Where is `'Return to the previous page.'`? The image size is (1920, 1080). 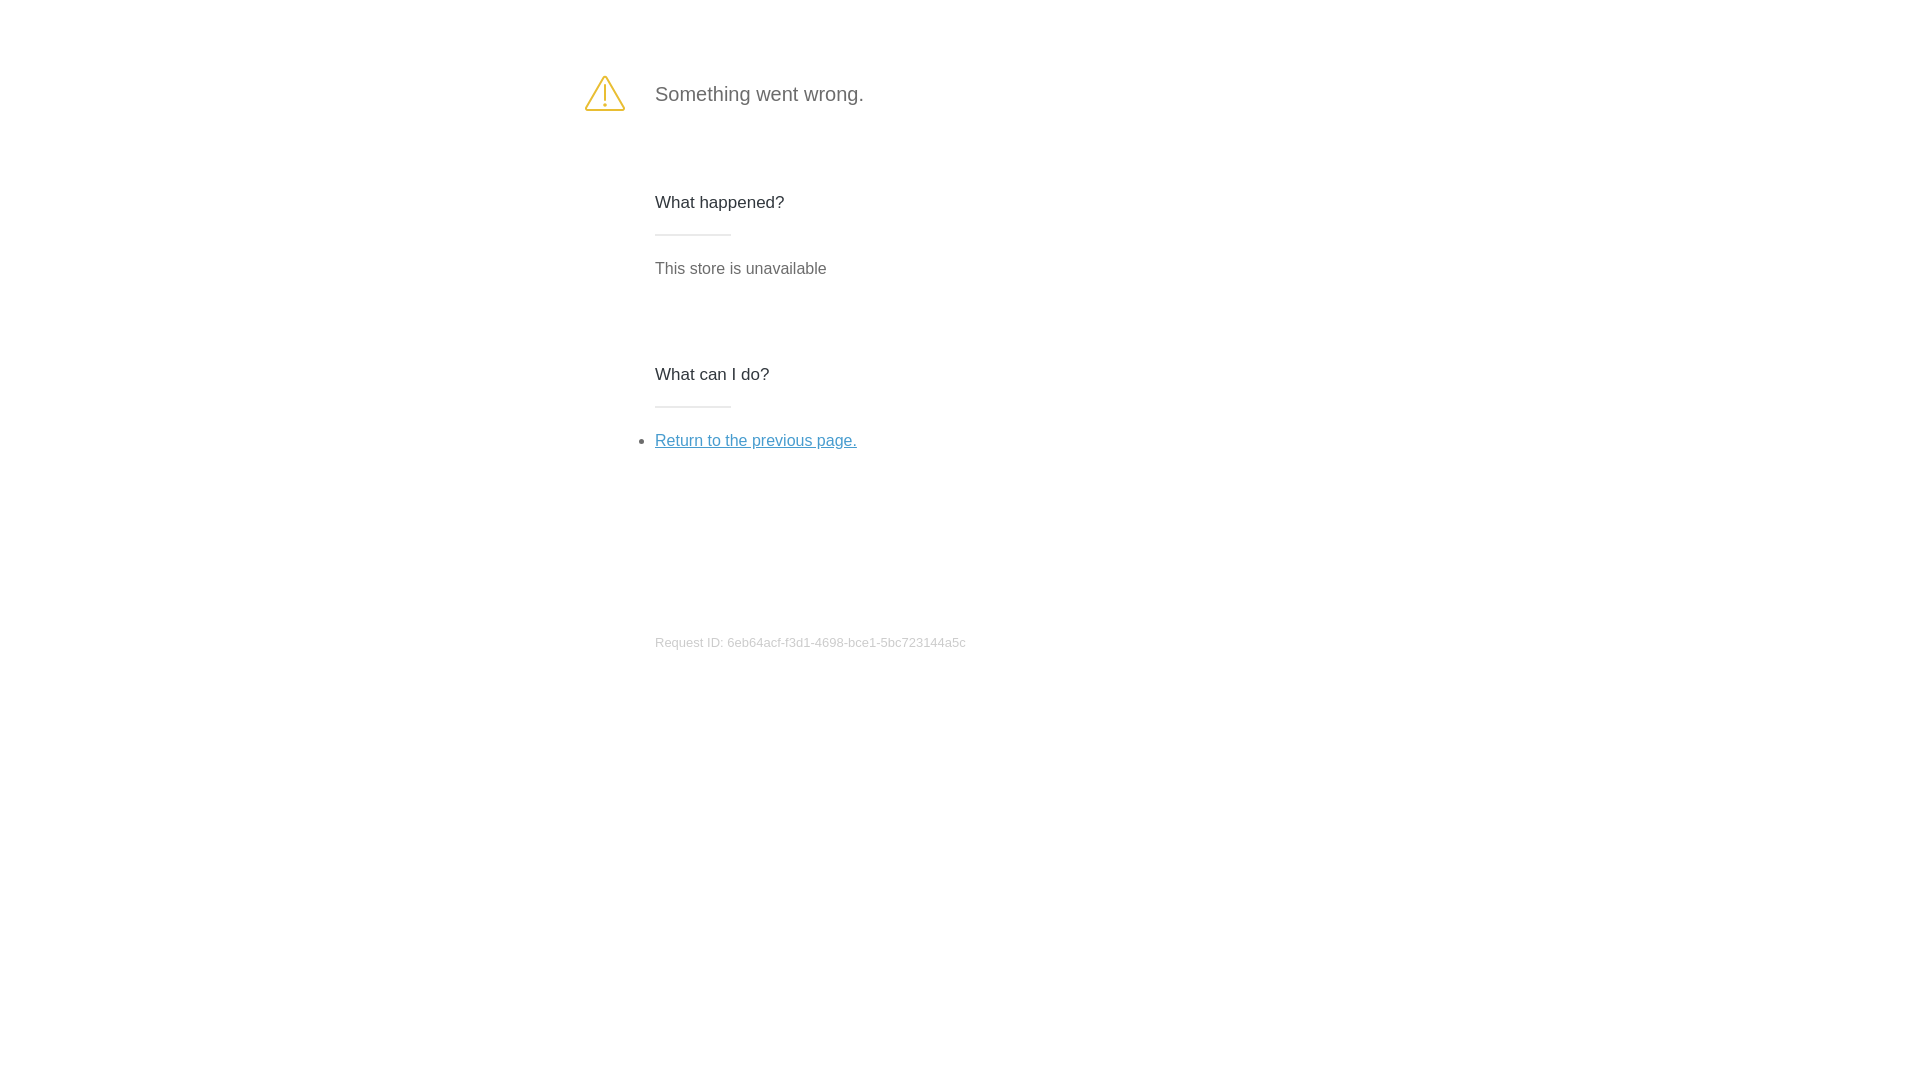 'Return to the previous page.' is located at coordinates (754, 439).